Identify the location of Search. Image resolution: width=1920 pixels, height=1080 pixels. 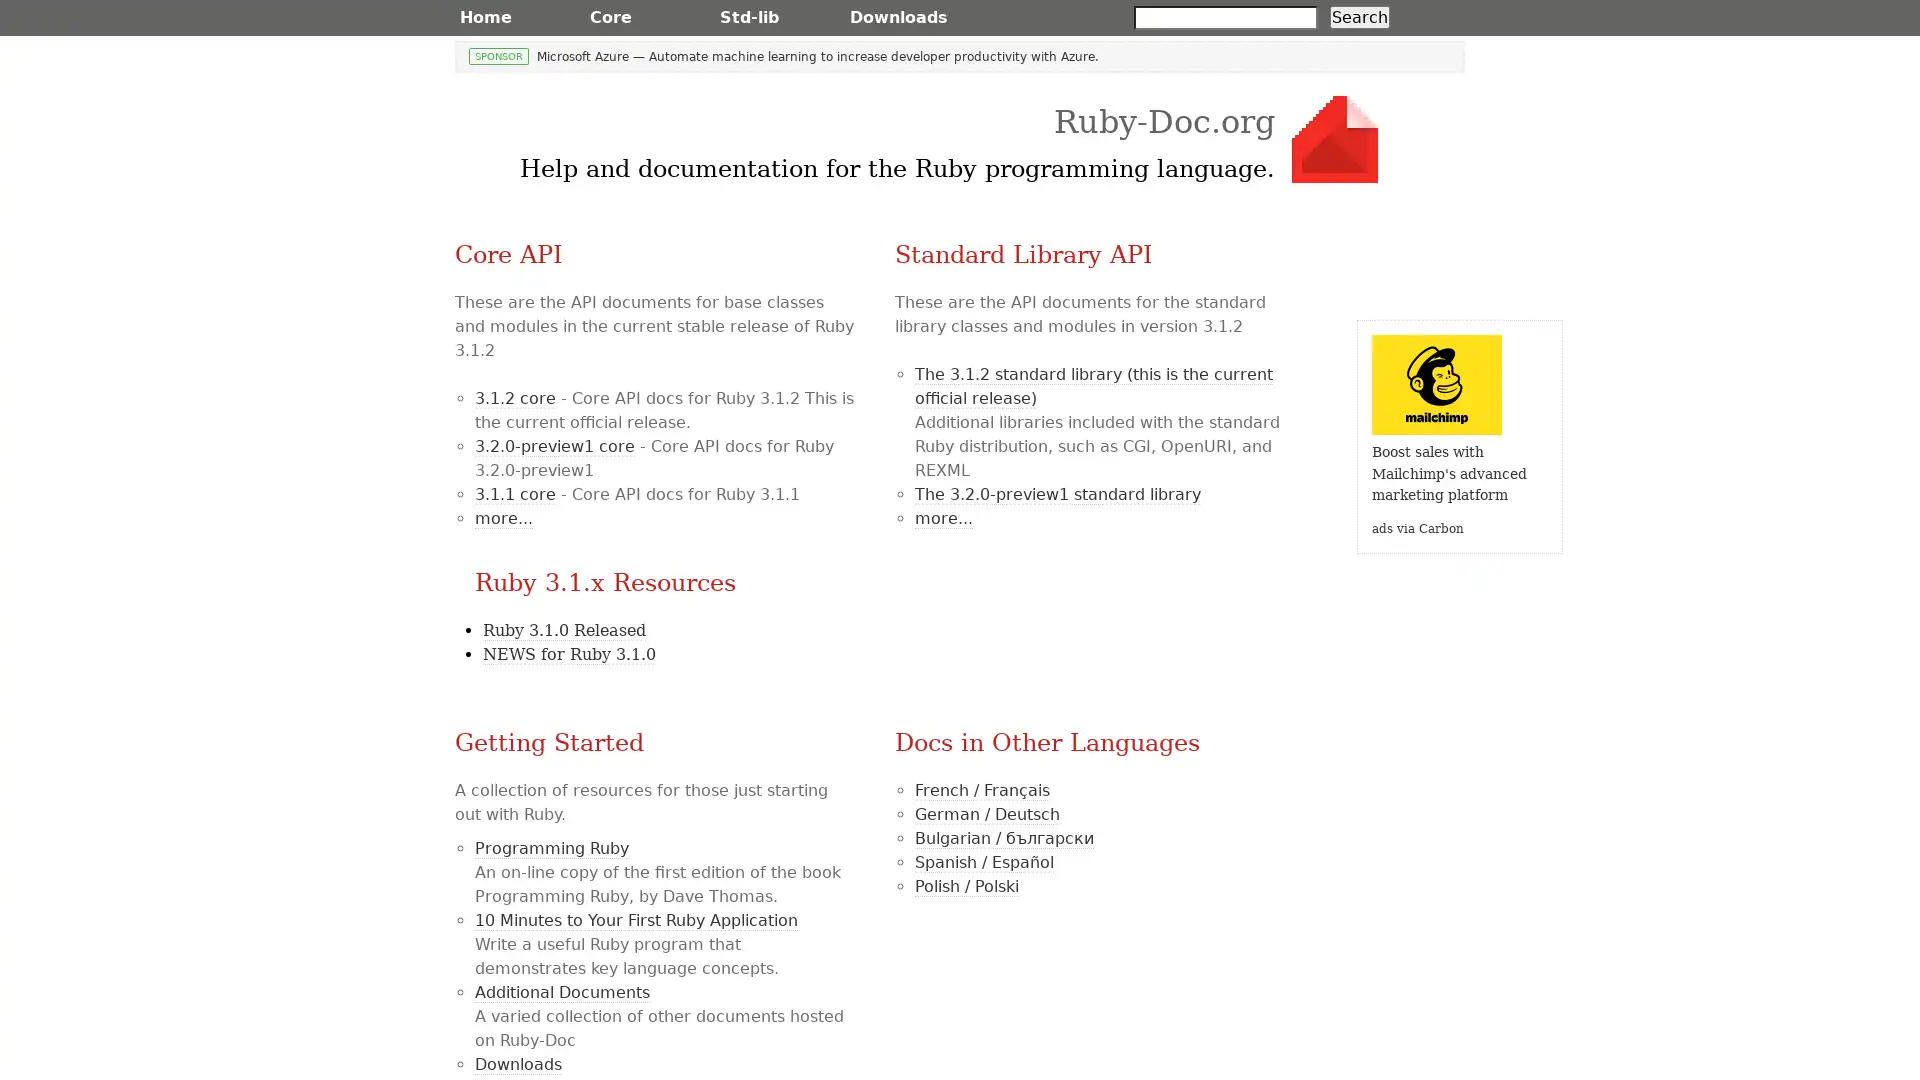
(1359, 17).